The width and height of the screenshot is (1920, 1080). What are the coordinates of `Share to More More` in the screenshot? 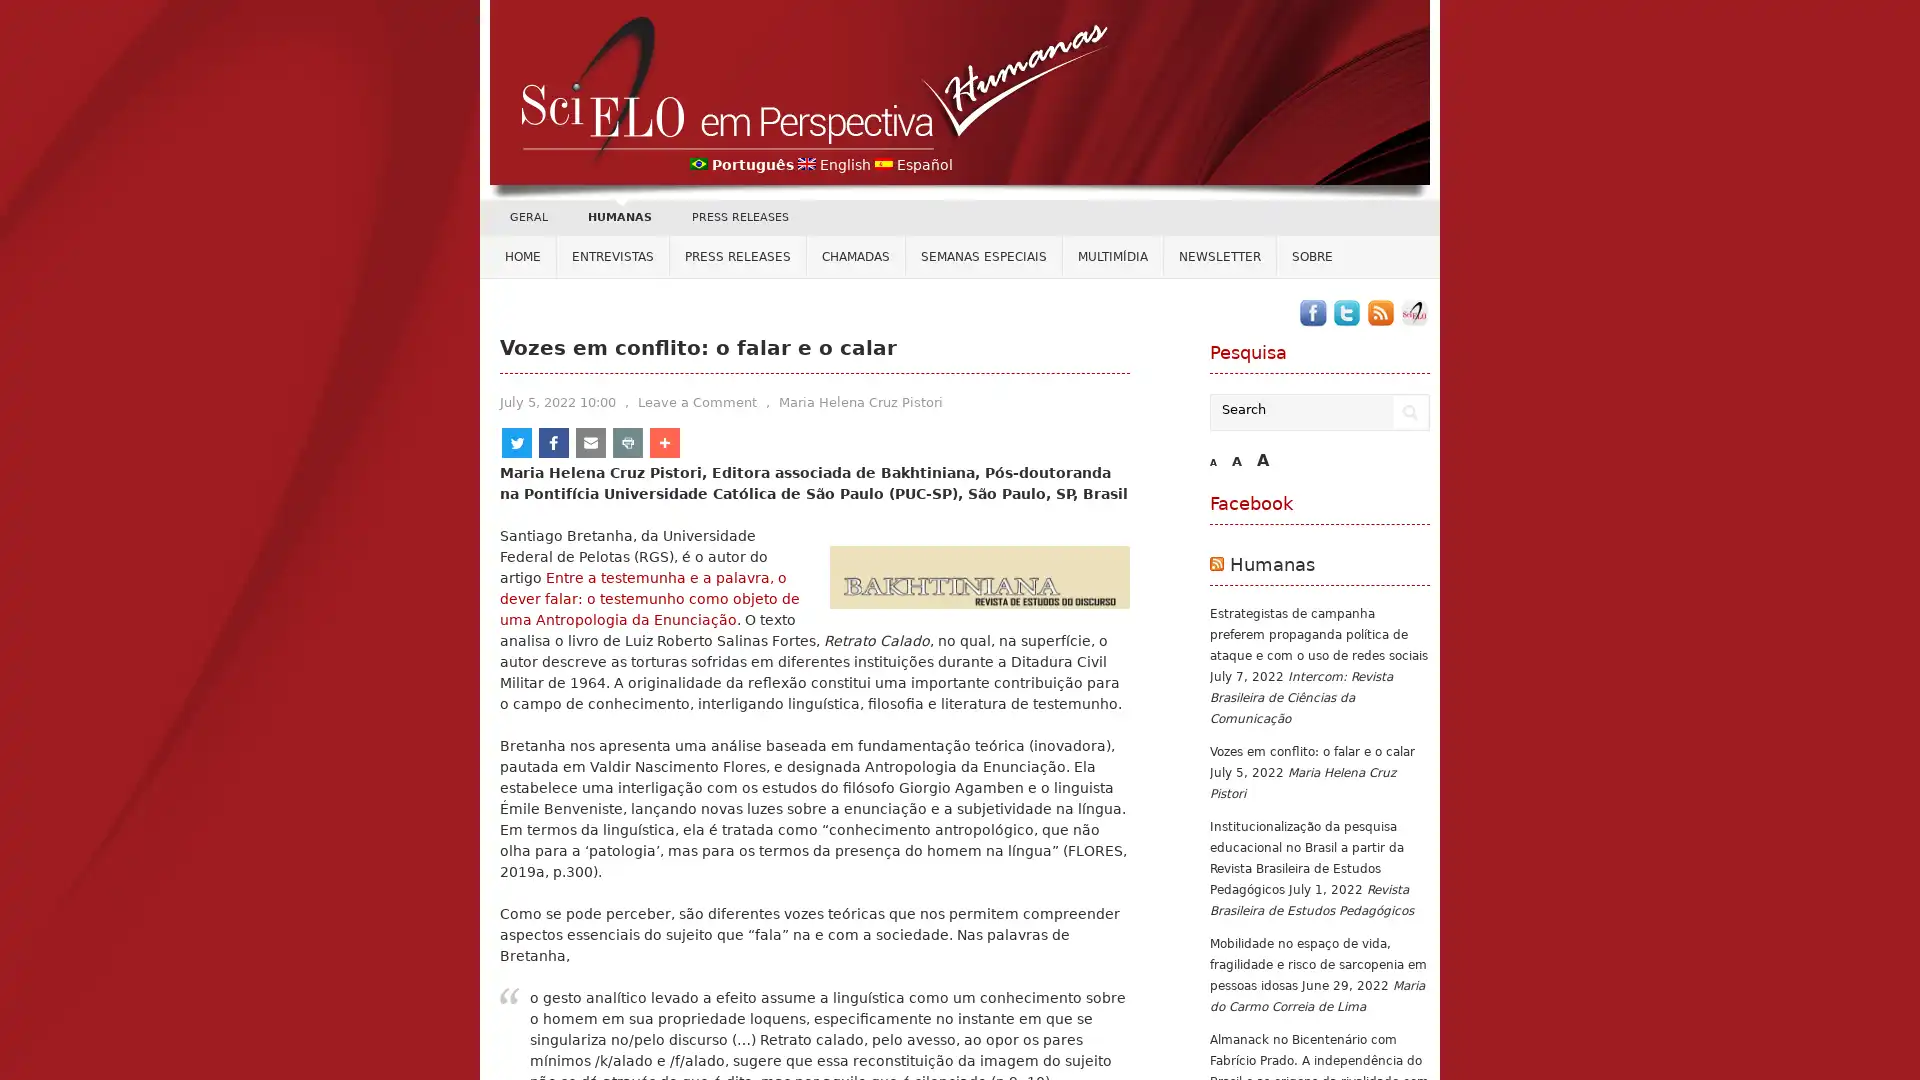 It's located at (901, 442).